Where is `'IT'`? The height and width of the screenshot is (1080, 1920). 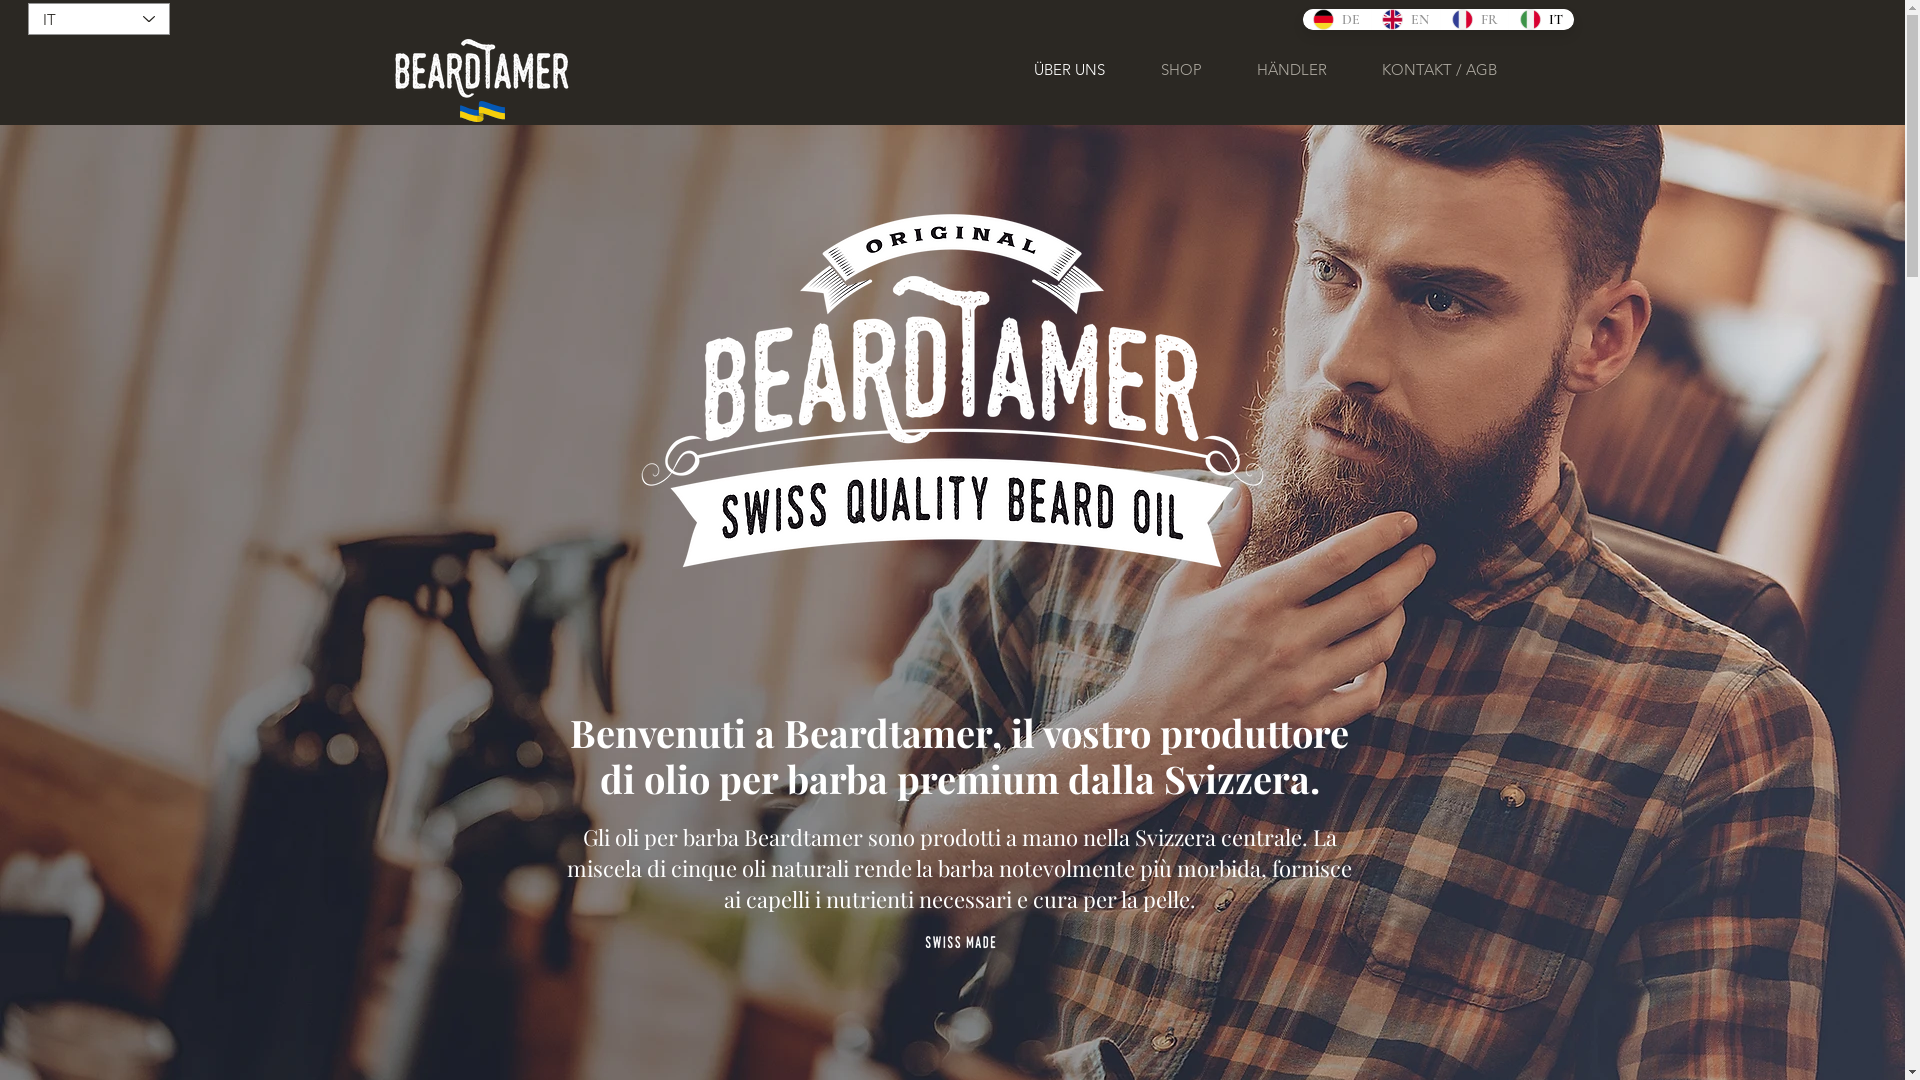
'IT' is located at coordinates (1507, 19).